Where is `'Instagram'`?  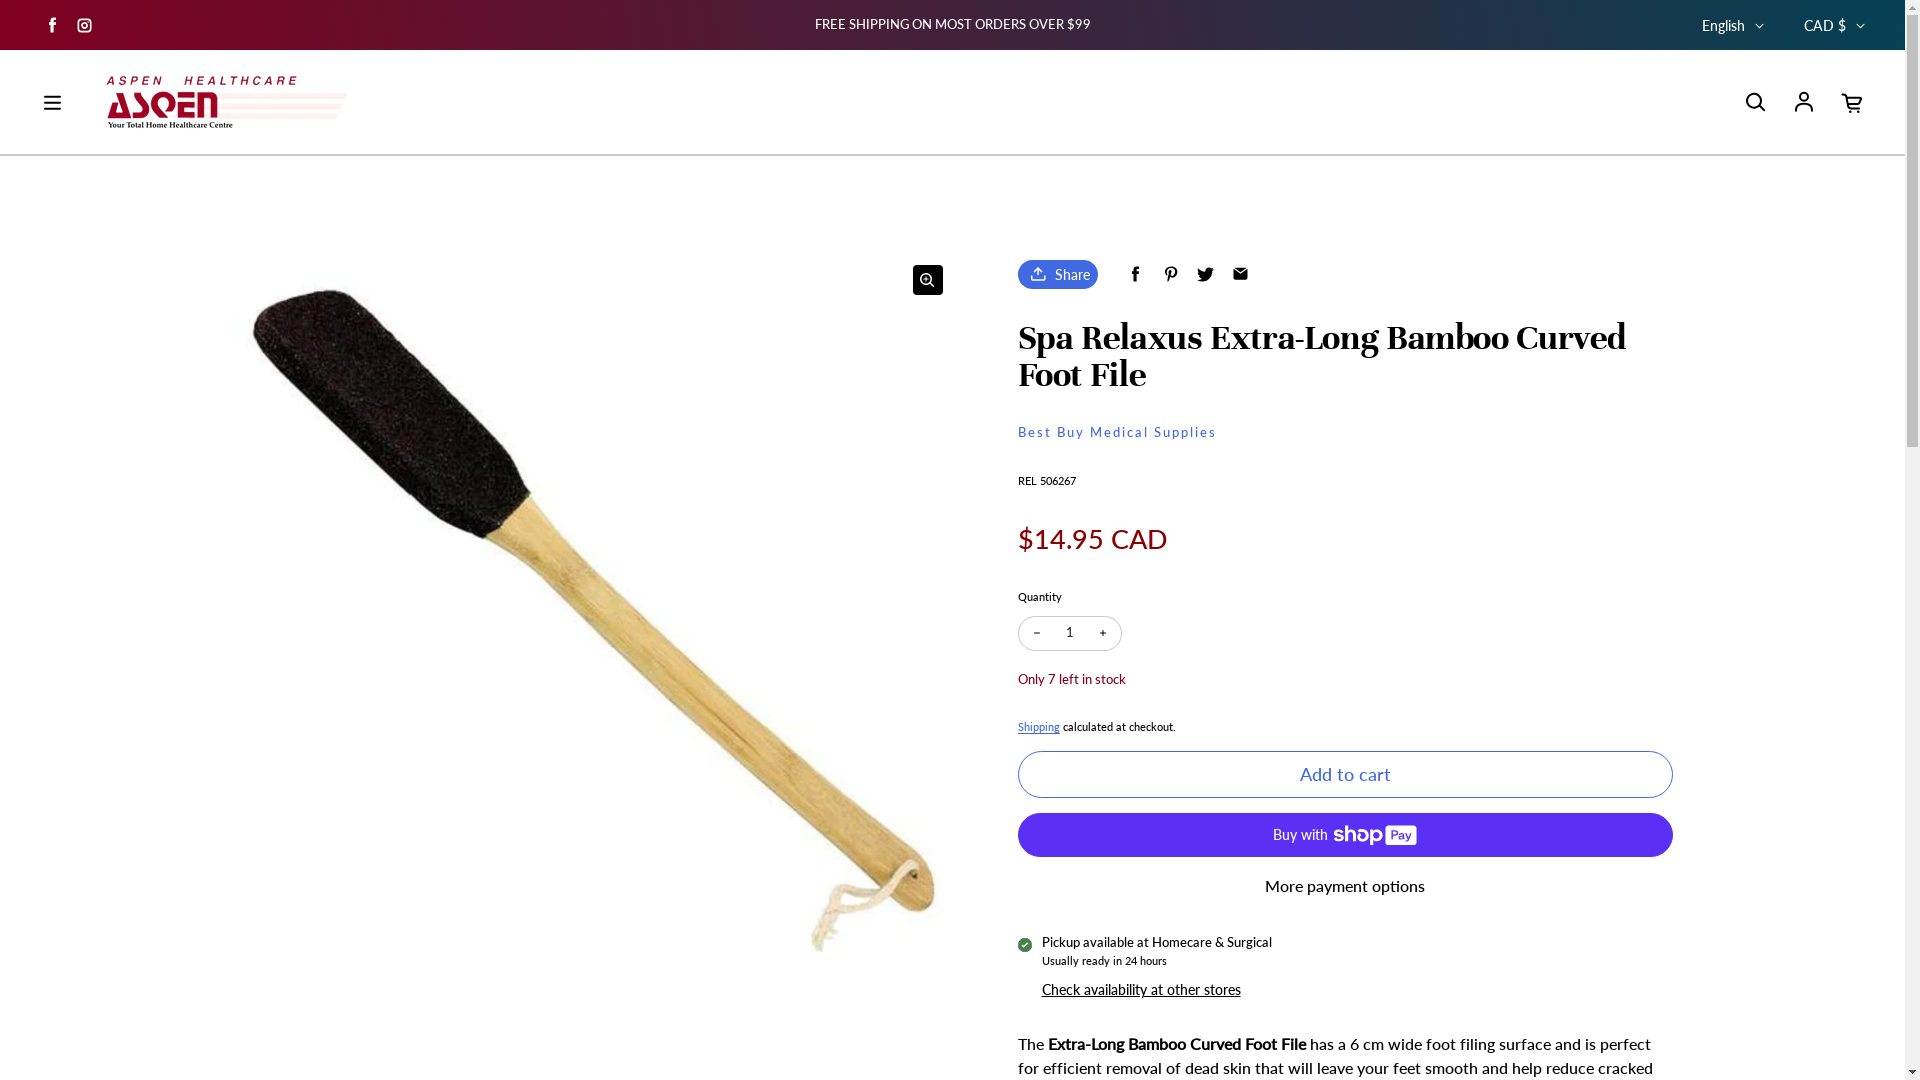
'Instagram' is located at coordinates (72, 24).